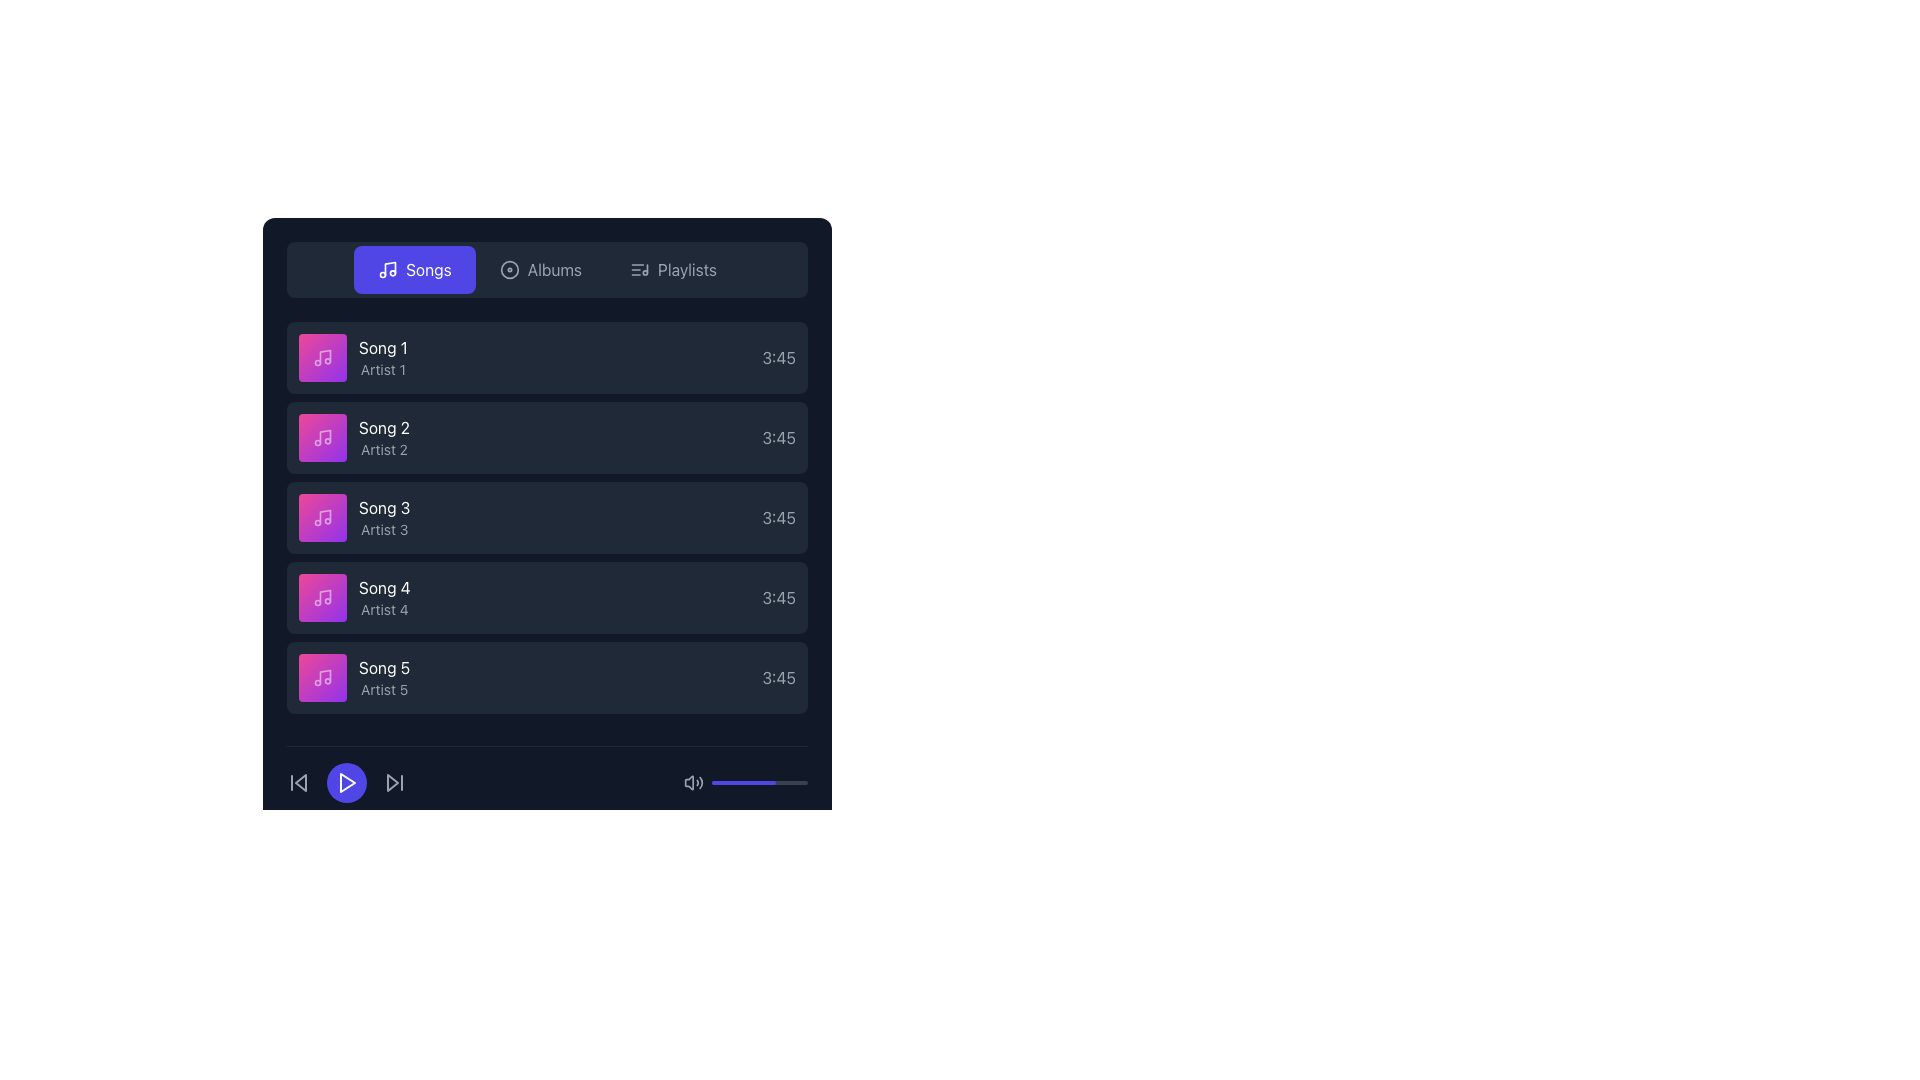 The width and height of the screenshot is (1920, 1080). What do you see at coordinates (774, 782) in the screenshot?
I see `the volume` at bounding box center [774, 782].